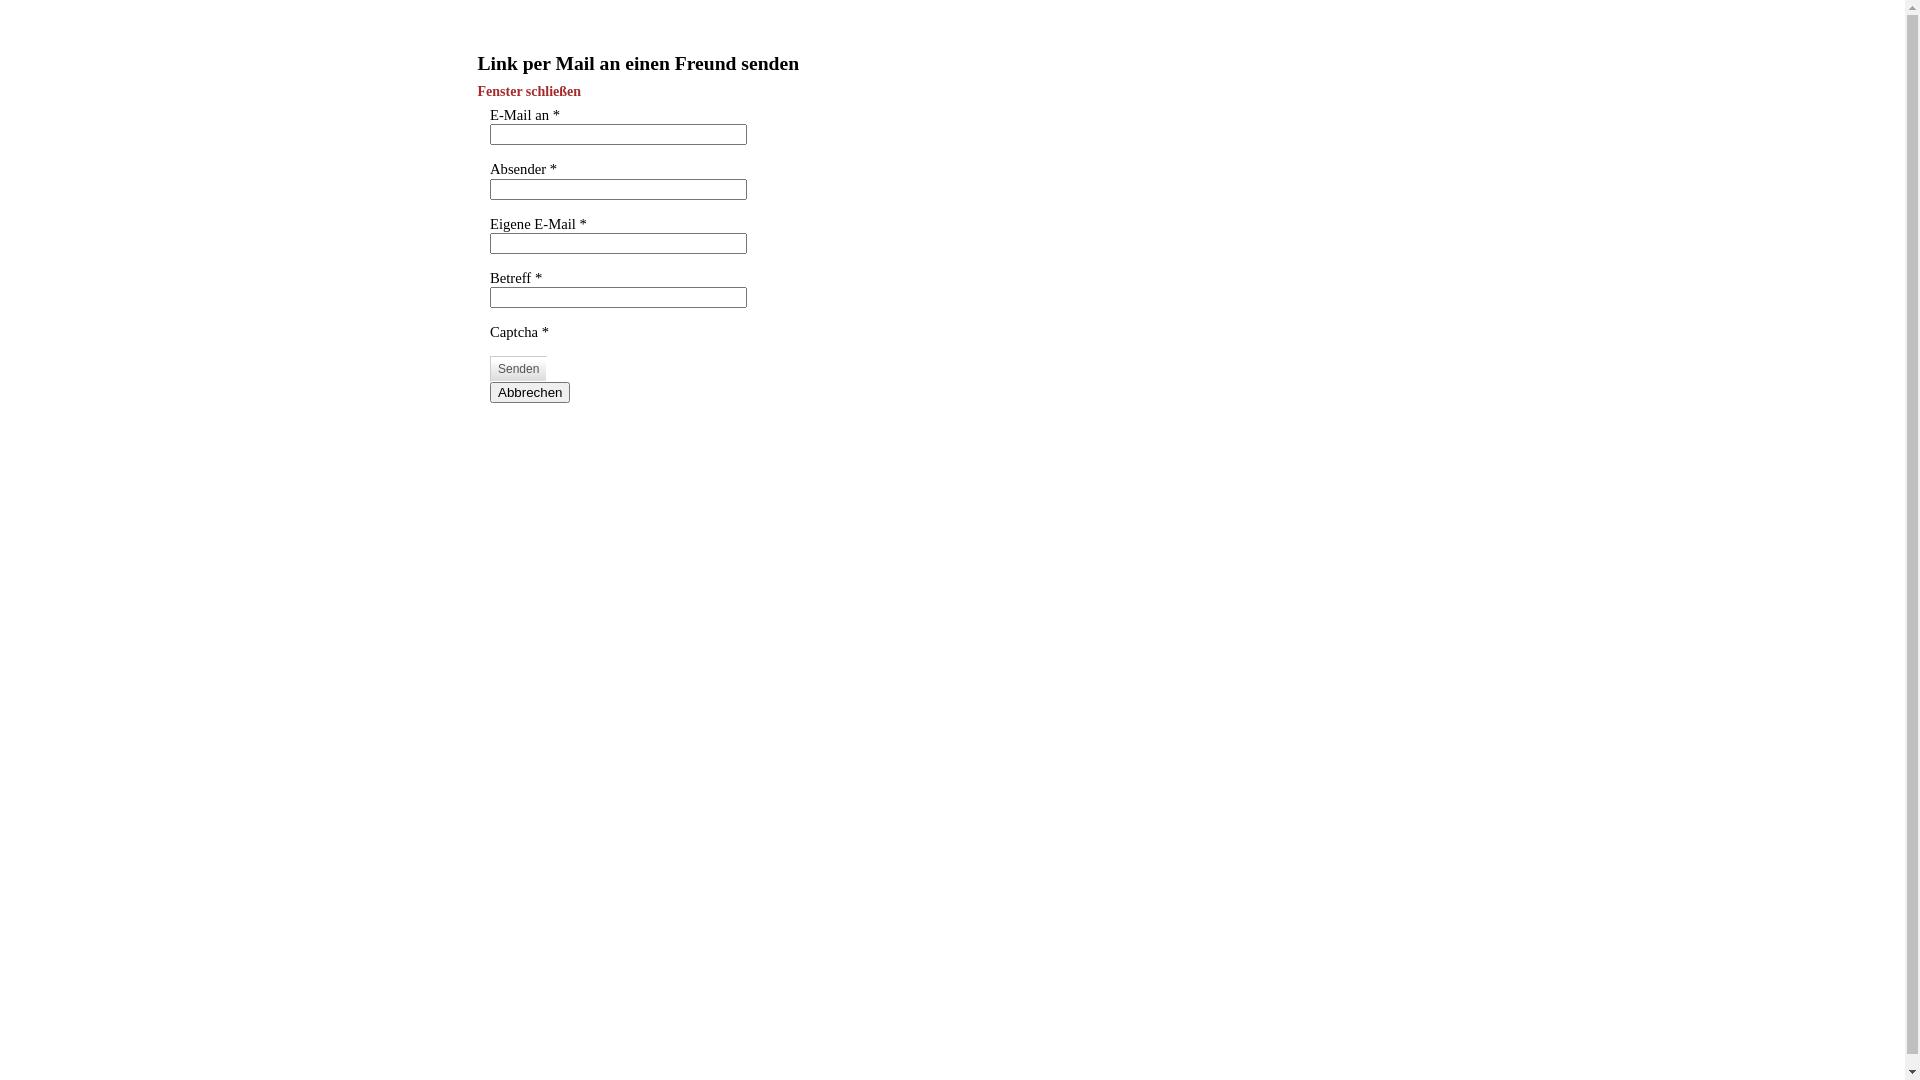 Image resolution: width=1920 pixels, height=1080 pixels. What do you see at coordinates (518, 369) in the screenshot?
I see `'Senden'` at bounding box center [518, 369].